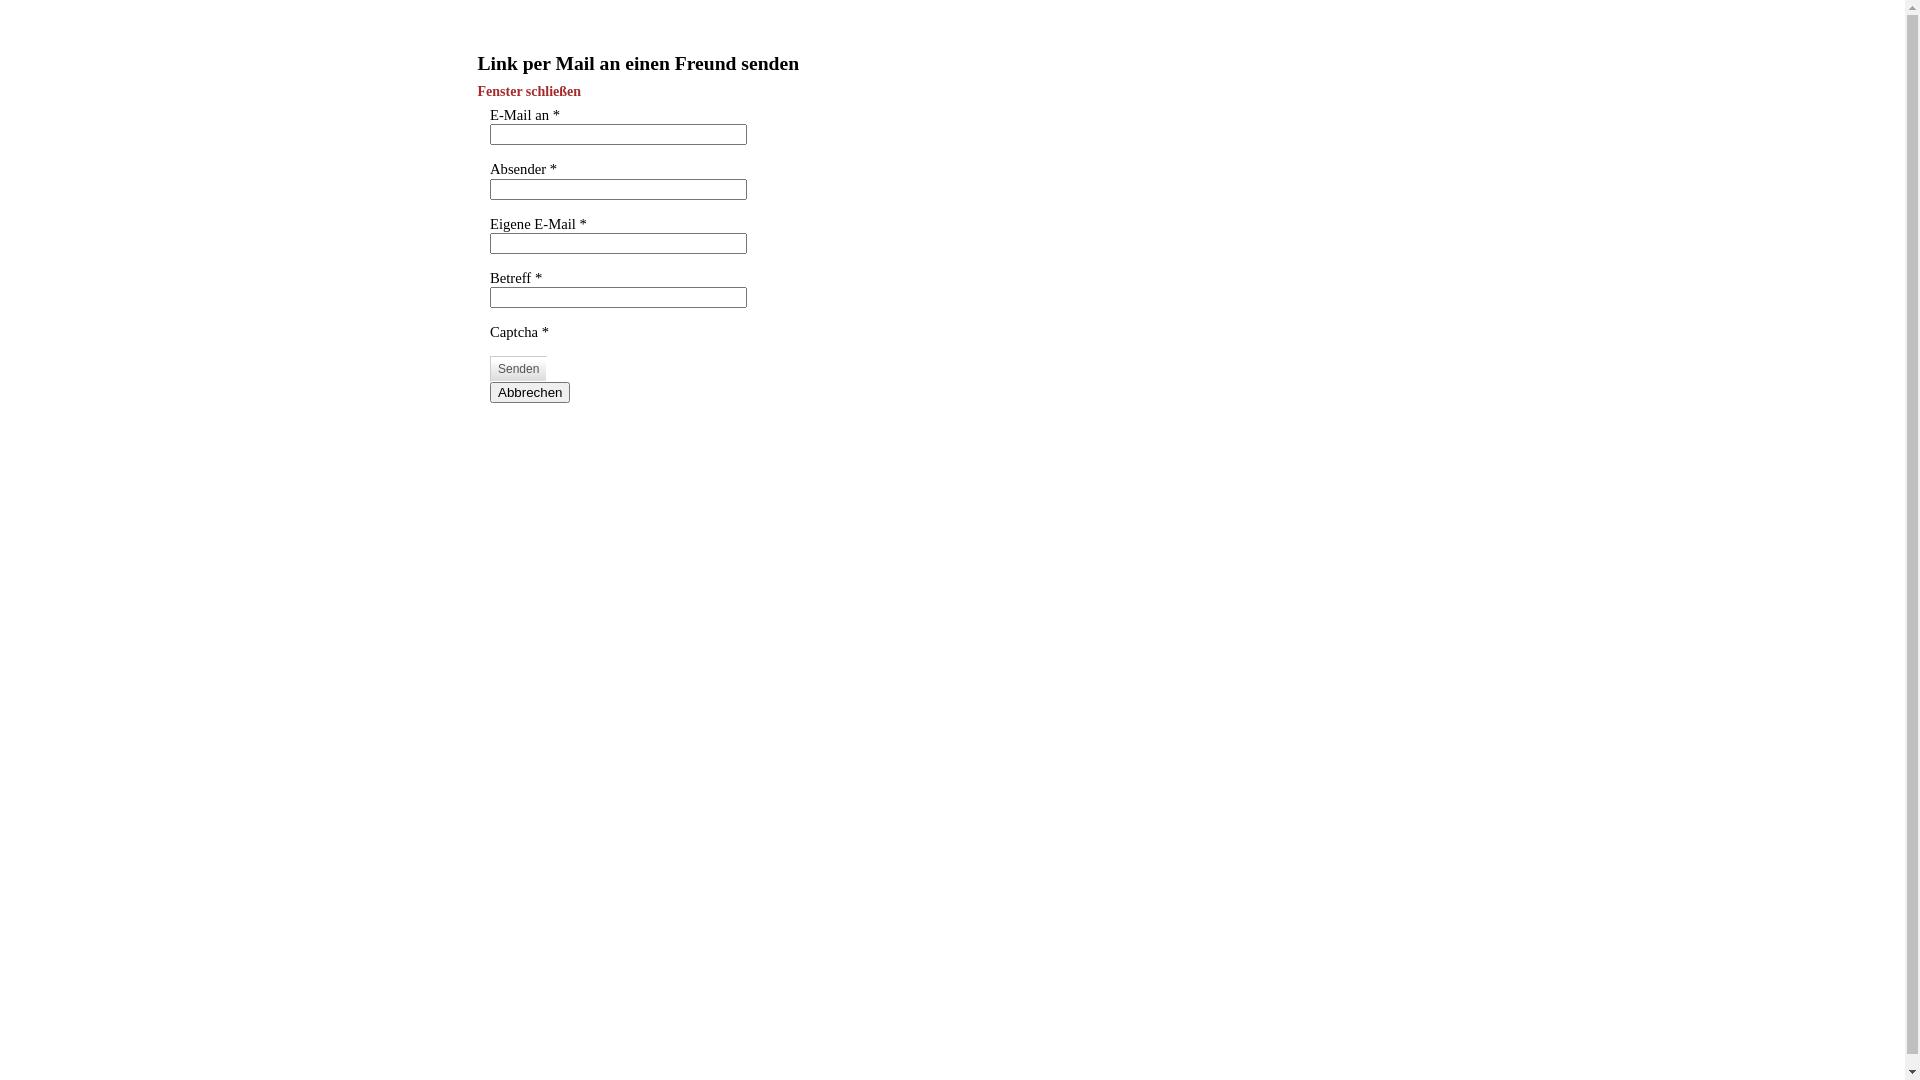 Image resolution: width=1920 pixels, height=1080 pixels. What do you see at coordinates (518, 369) in the screenshot?
I see `'Senden'` at bounding box center [518, 369].